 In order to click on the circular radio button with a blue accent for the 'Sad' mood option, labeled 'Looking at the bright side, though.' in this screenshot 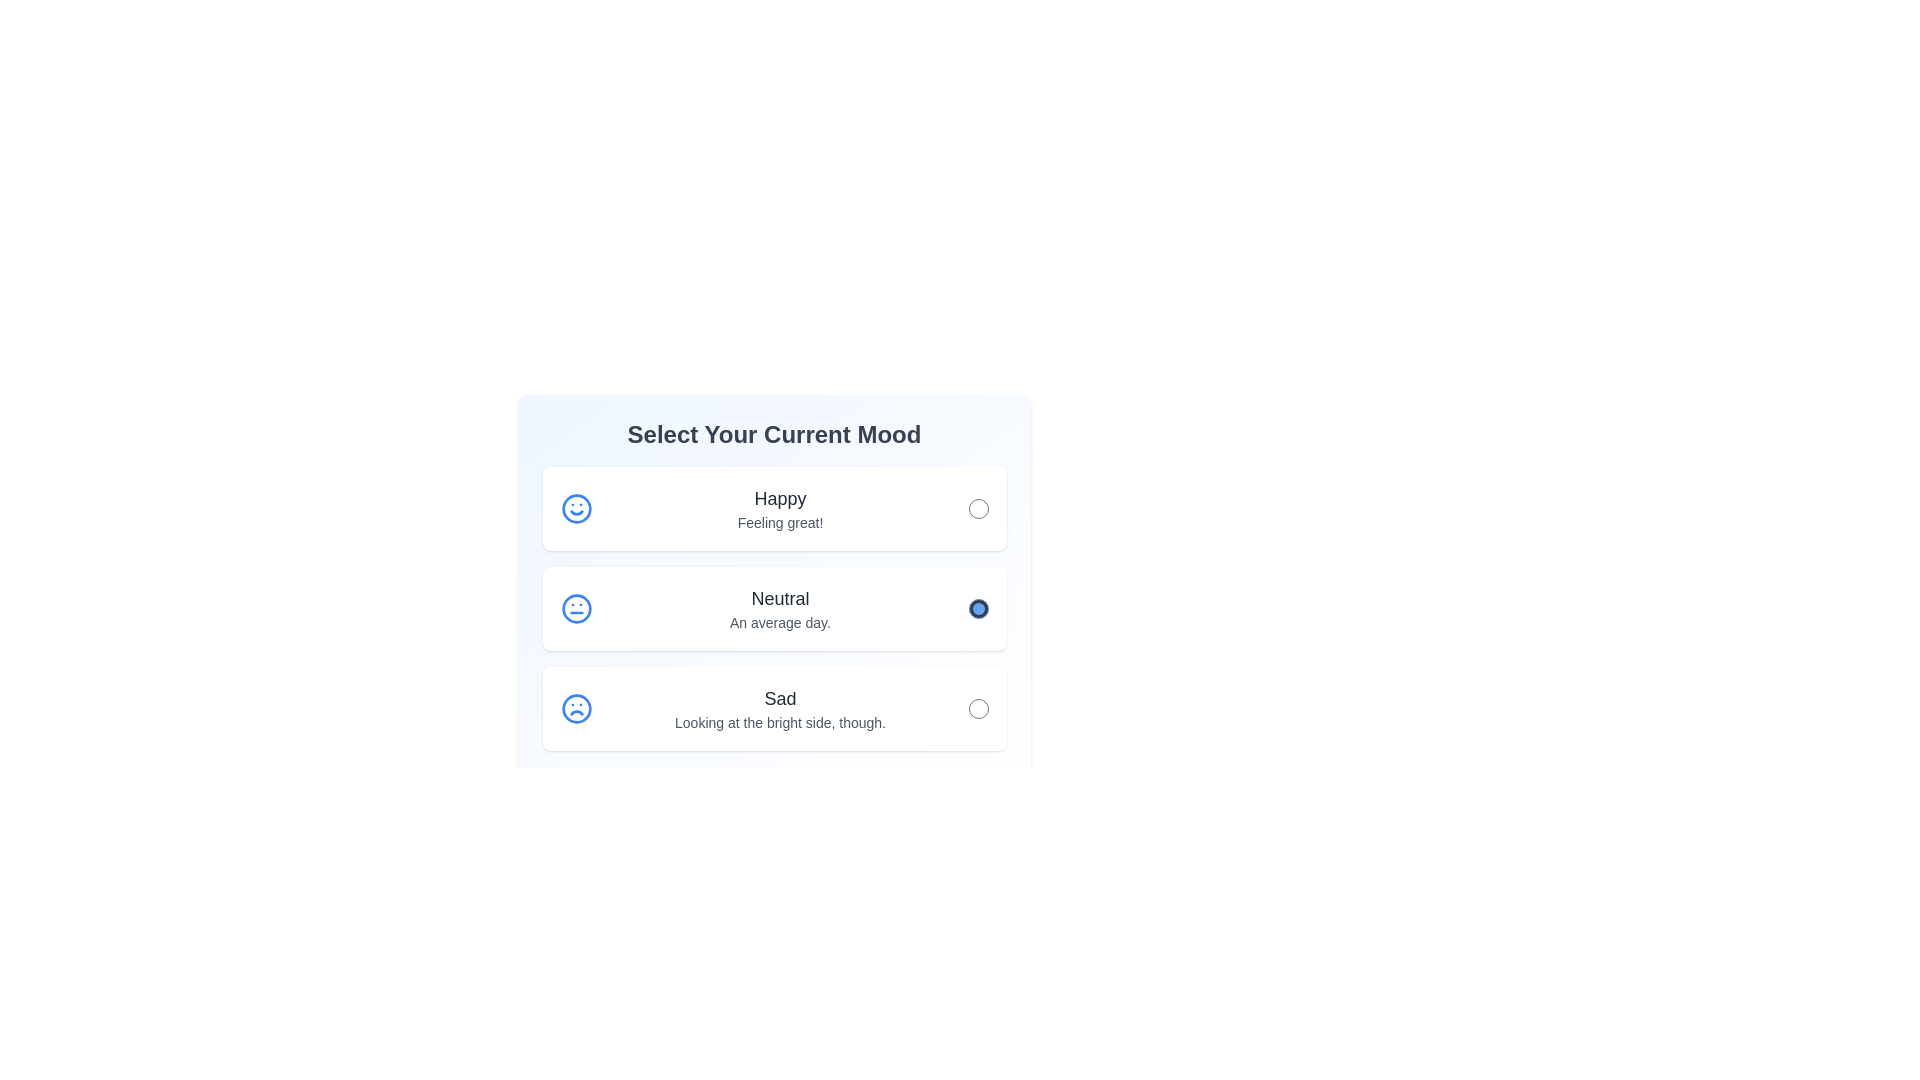, I will do `click(978, 708)`.